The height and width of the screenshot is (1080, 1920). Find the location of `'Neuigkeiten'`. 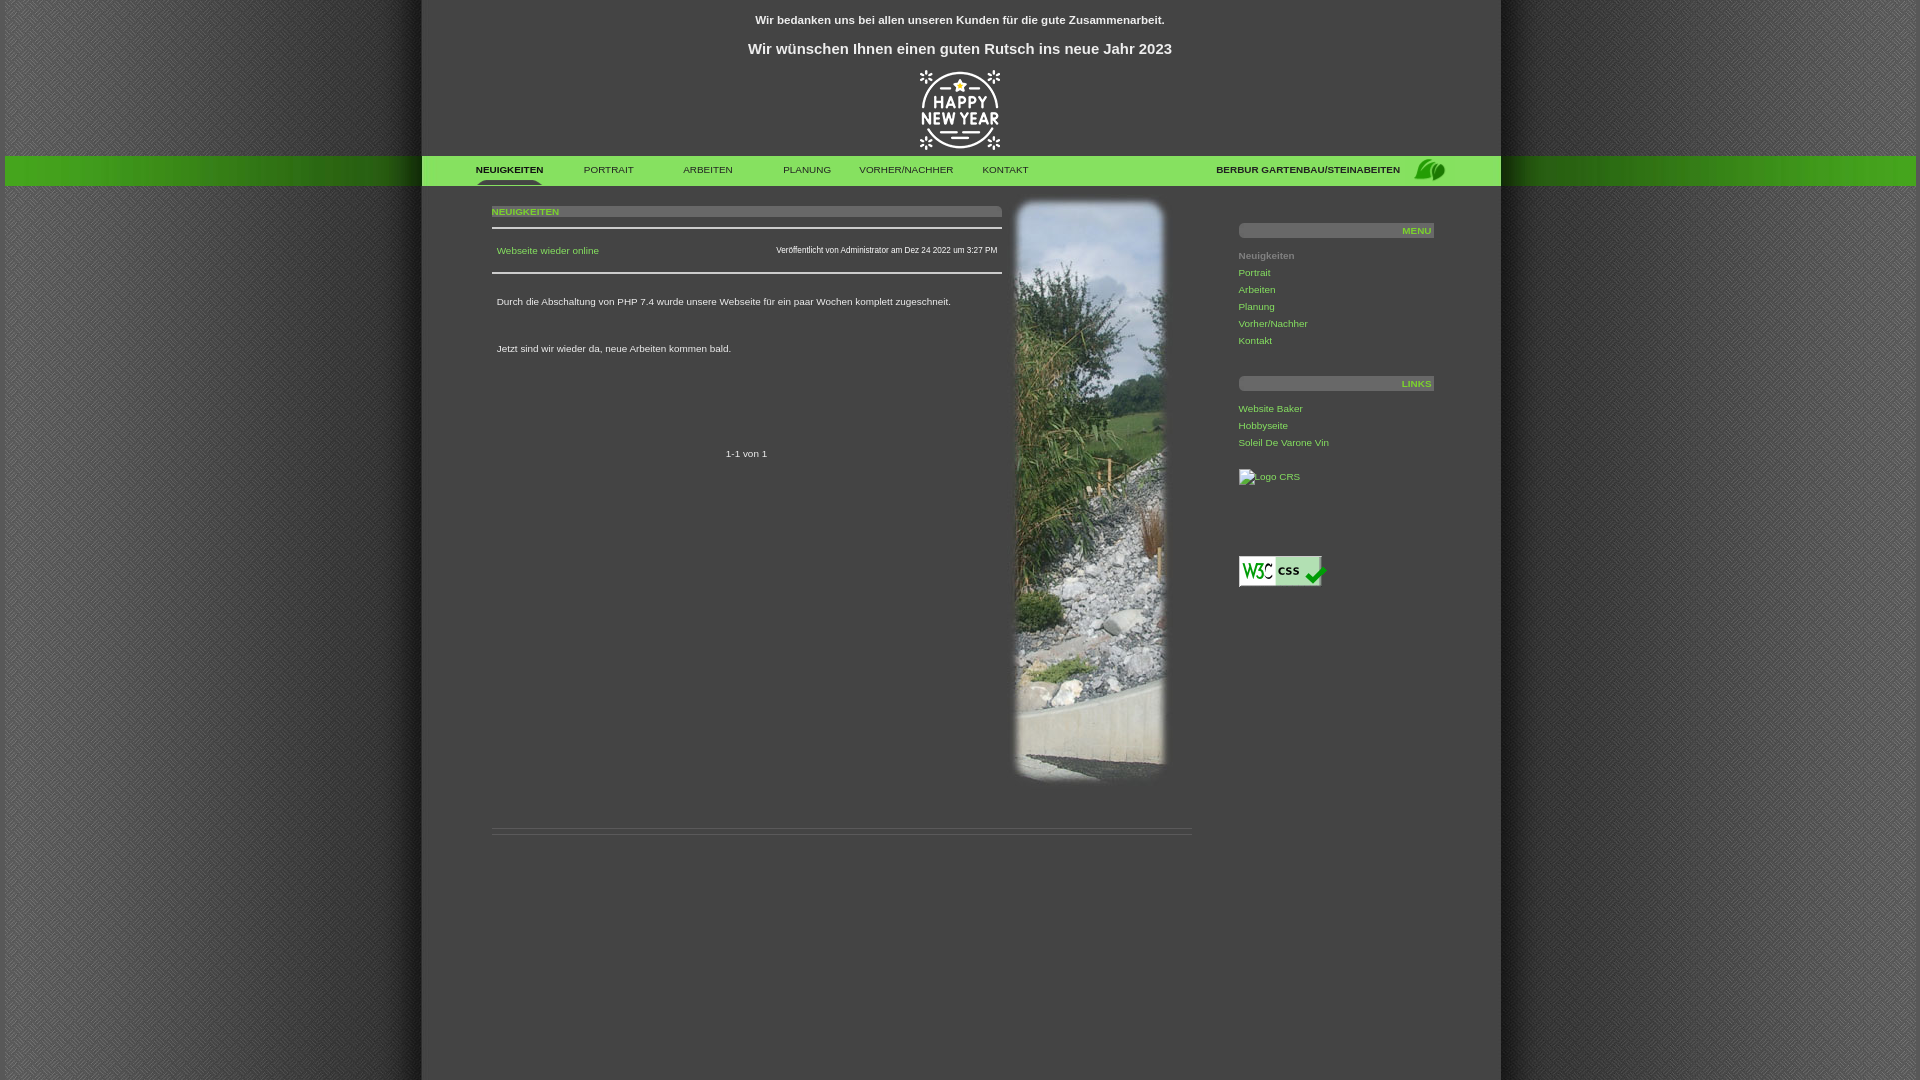

'Neuigkeiten' is located at coordinates (1265, 254).